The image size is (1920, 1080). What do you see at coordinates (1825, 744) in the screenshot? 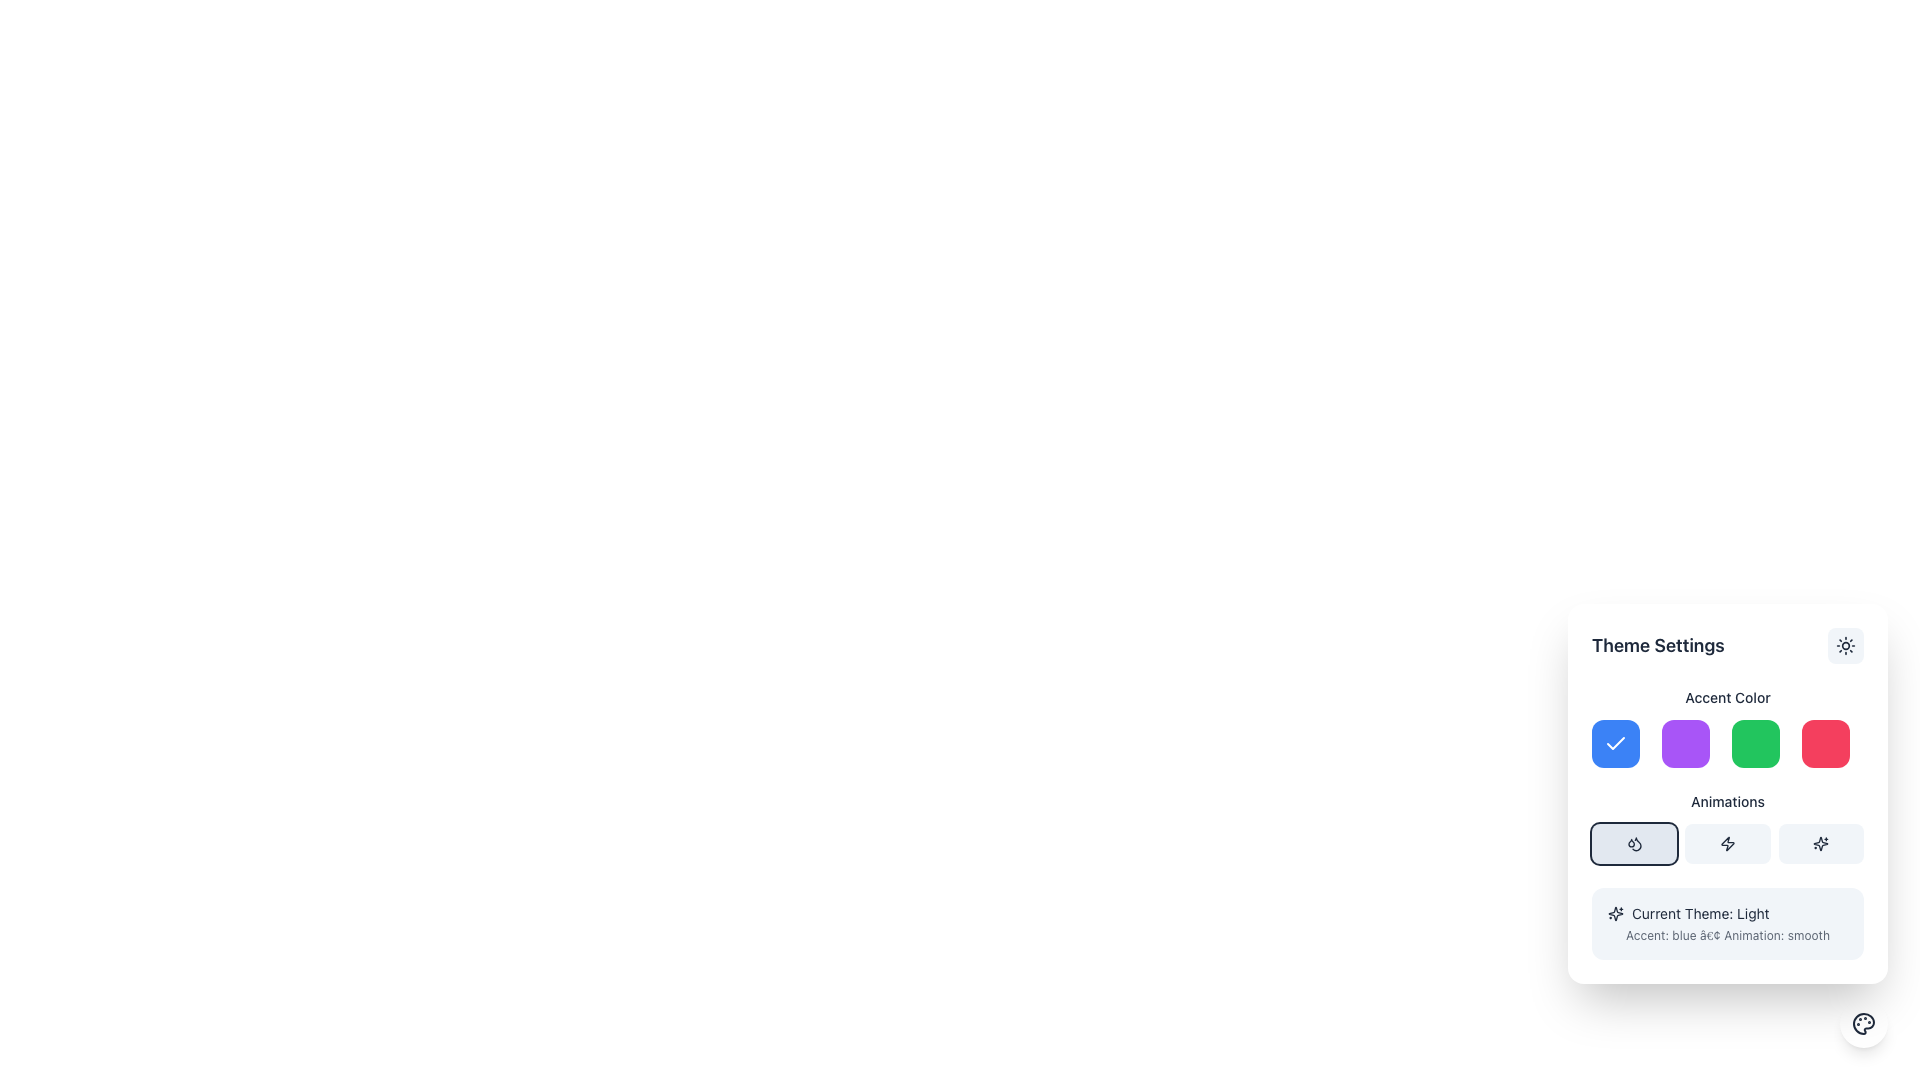
I see `the fourth button in the row of four selectable color buttons under the 'Accent Color' section in the Theme Settings panel` at bounding box center [1825, 744].